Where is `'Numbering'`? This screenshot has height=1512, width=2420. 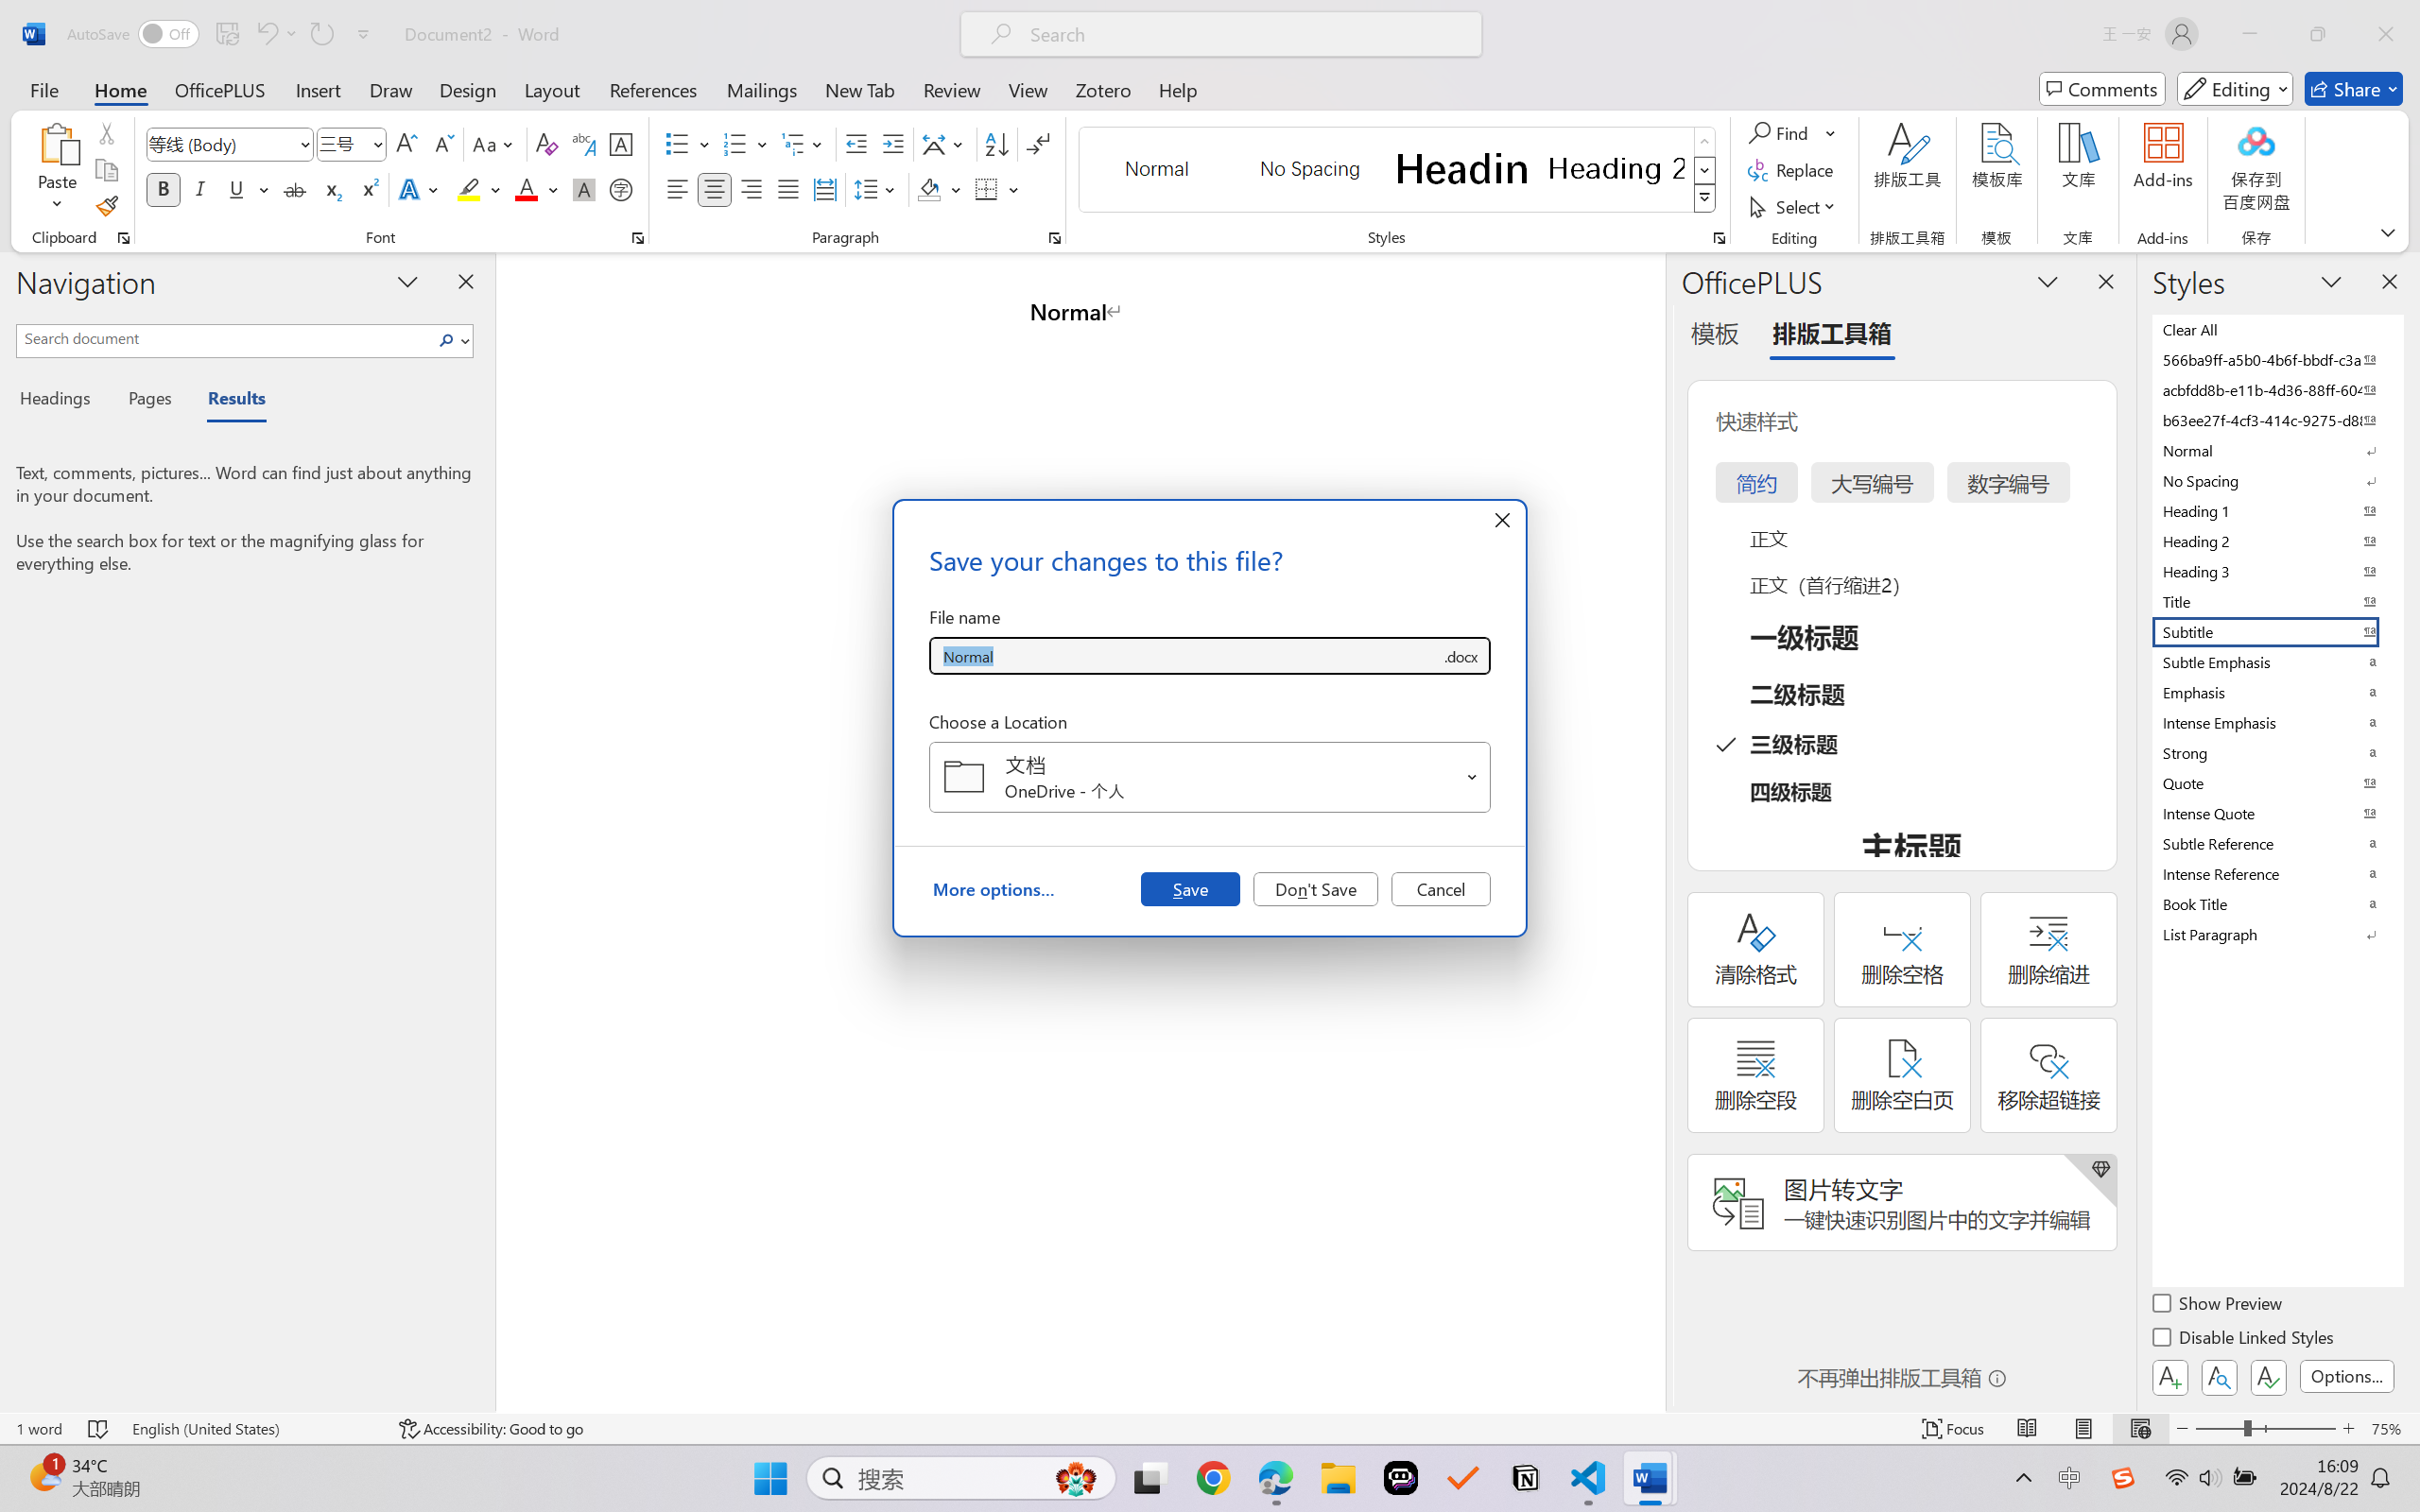 'Numbering' is located at coordinates (745, 144).